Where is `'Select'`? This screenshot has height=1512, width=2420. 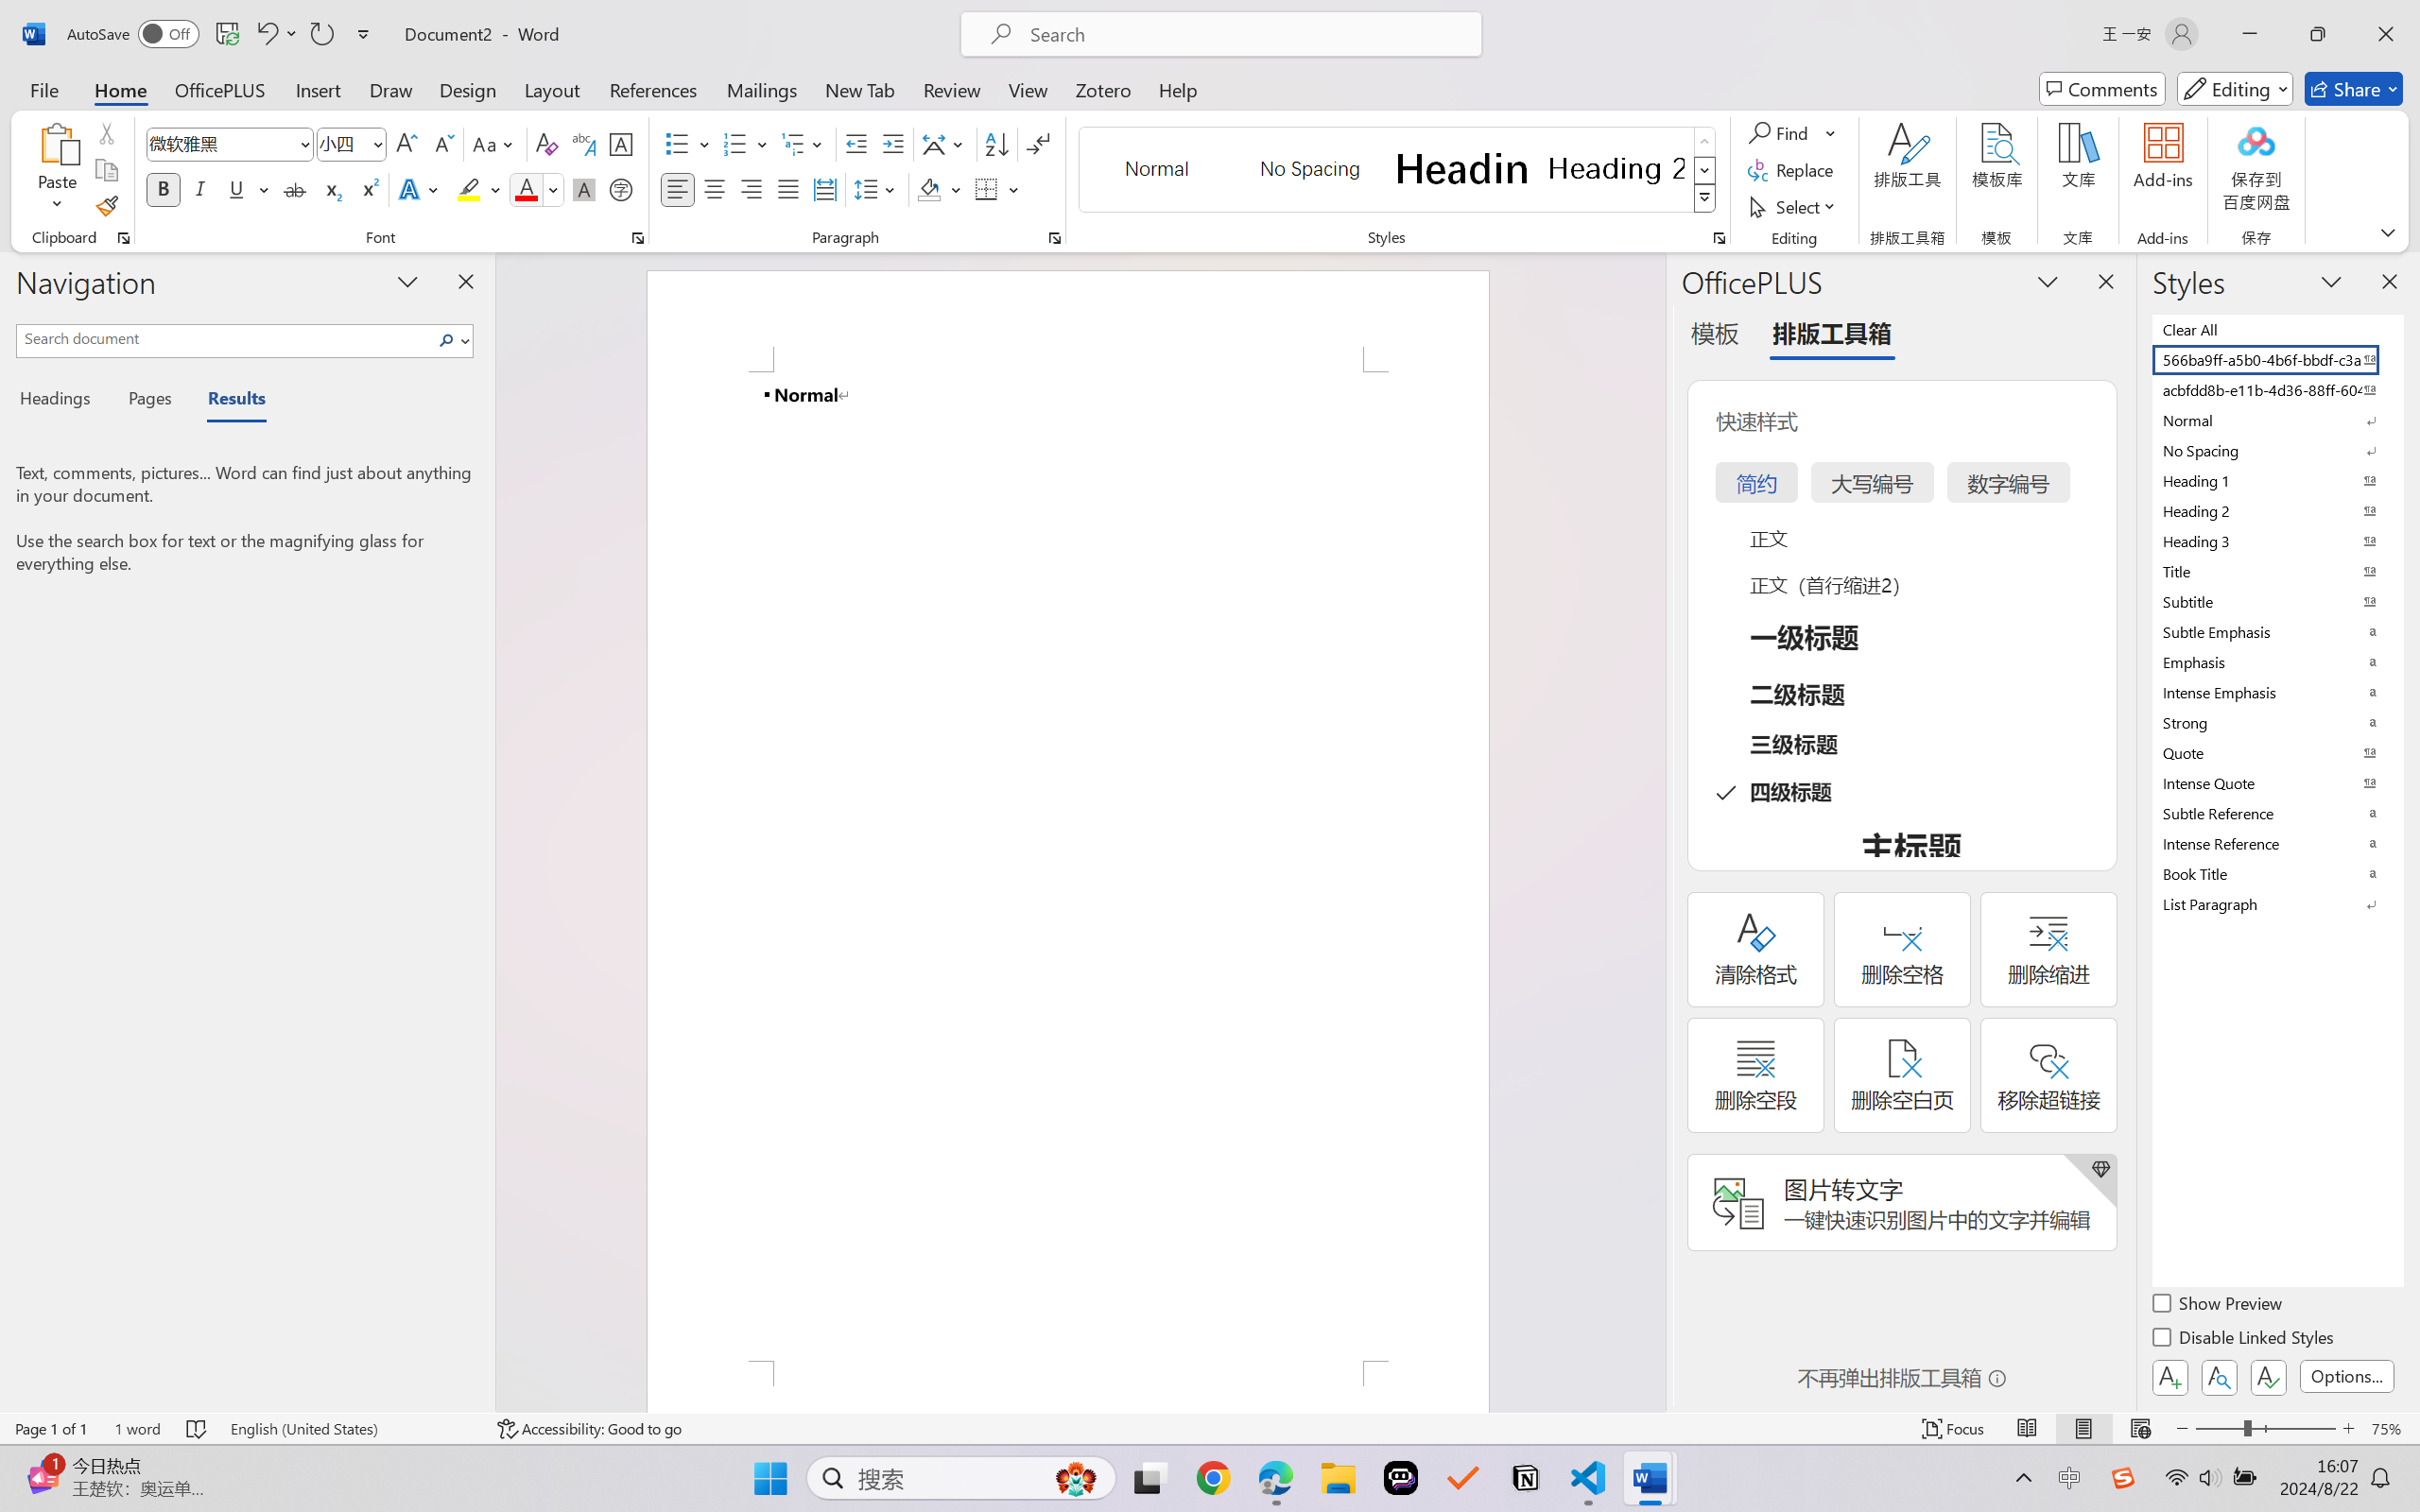
'Select' is located at coordinates (1795, 207).